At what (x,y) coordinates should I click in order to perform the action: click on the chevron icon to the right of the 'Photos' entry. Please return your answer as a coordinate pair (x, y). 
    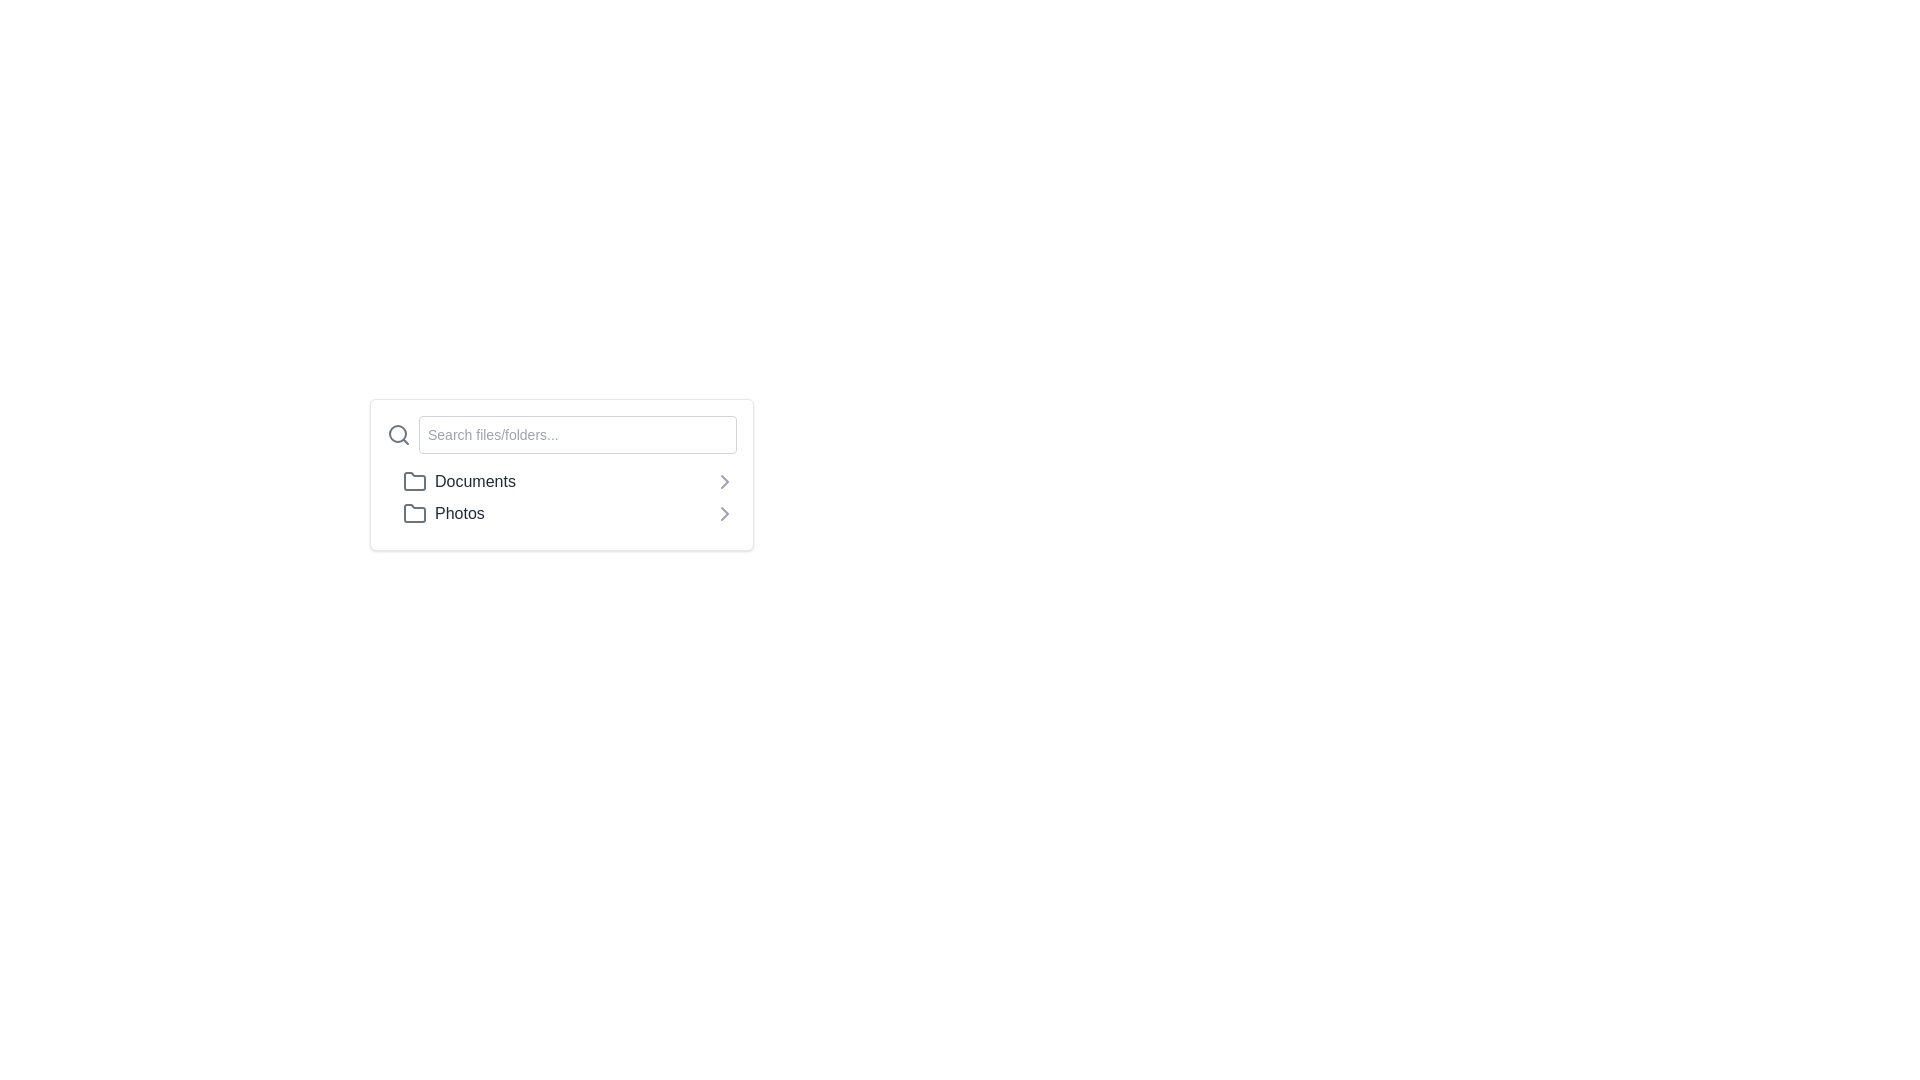
    Looking at the image, I should click on (723, 512).